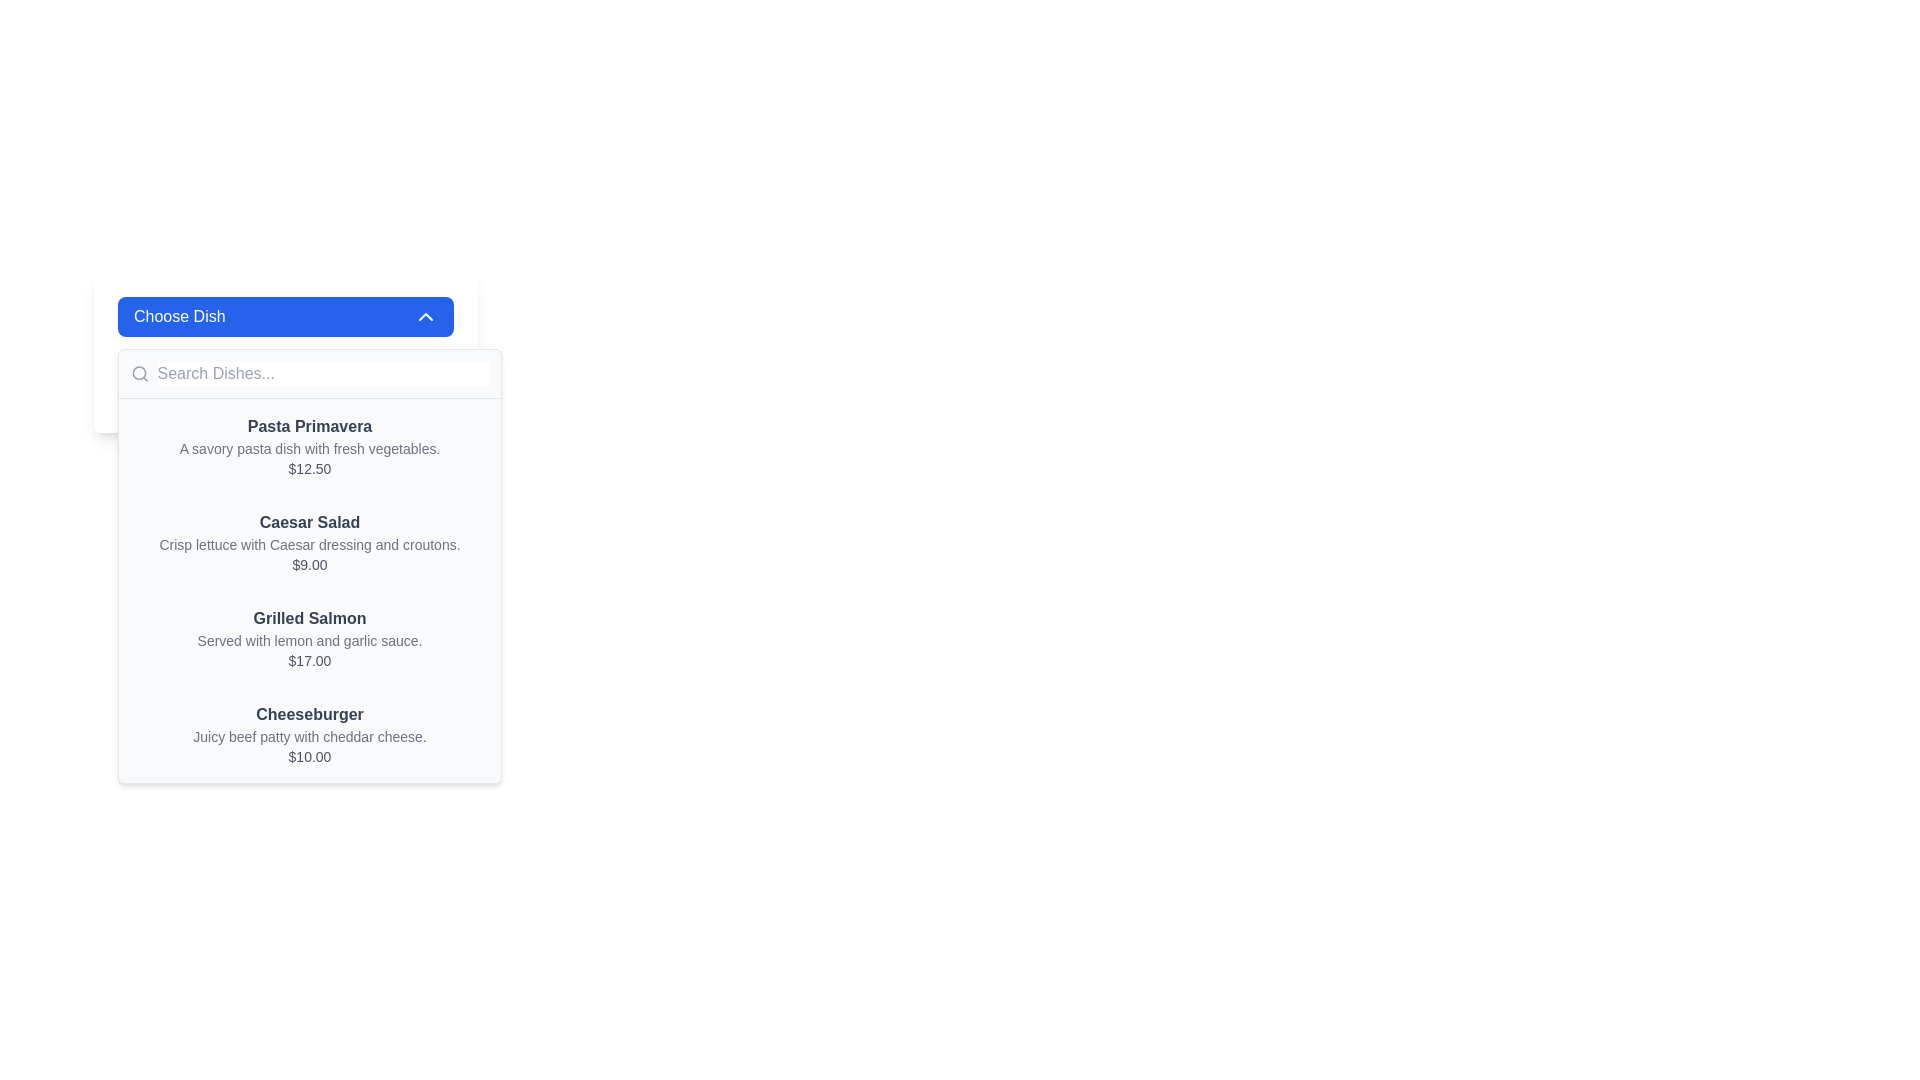 The height and width of the screenshot is (1080, 1920). I want to click on the first menu item under 'Choose Dish', so click(309, 446).